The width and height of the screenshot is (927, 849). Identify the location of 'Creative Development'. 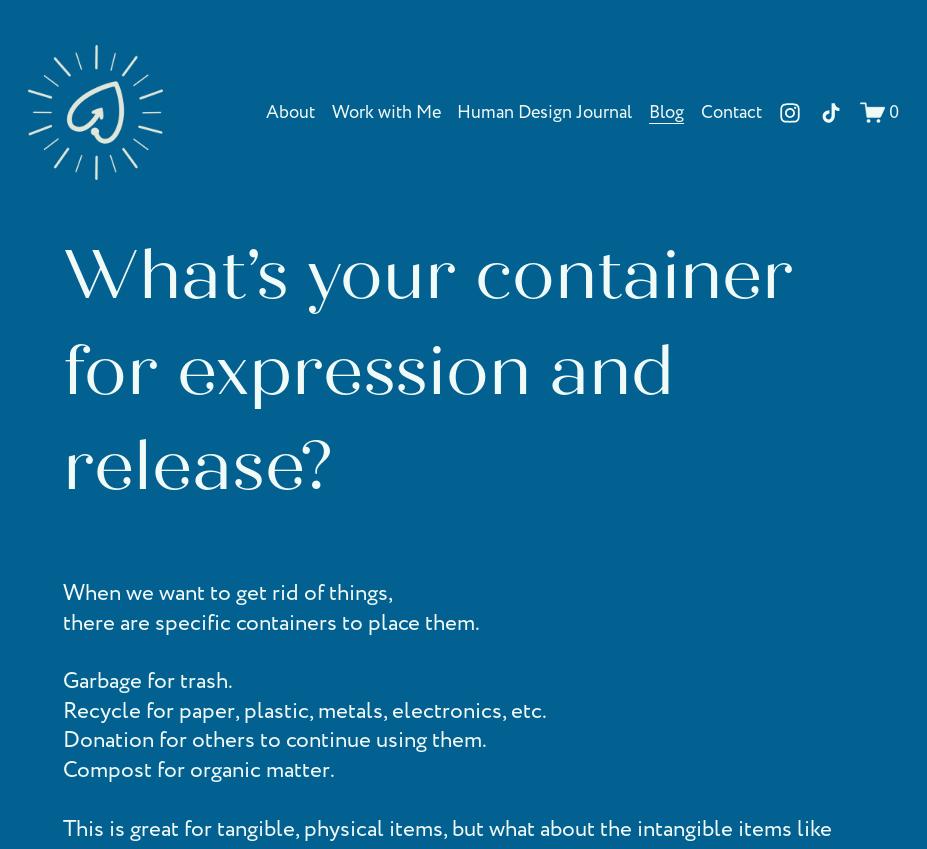
(352, 148).